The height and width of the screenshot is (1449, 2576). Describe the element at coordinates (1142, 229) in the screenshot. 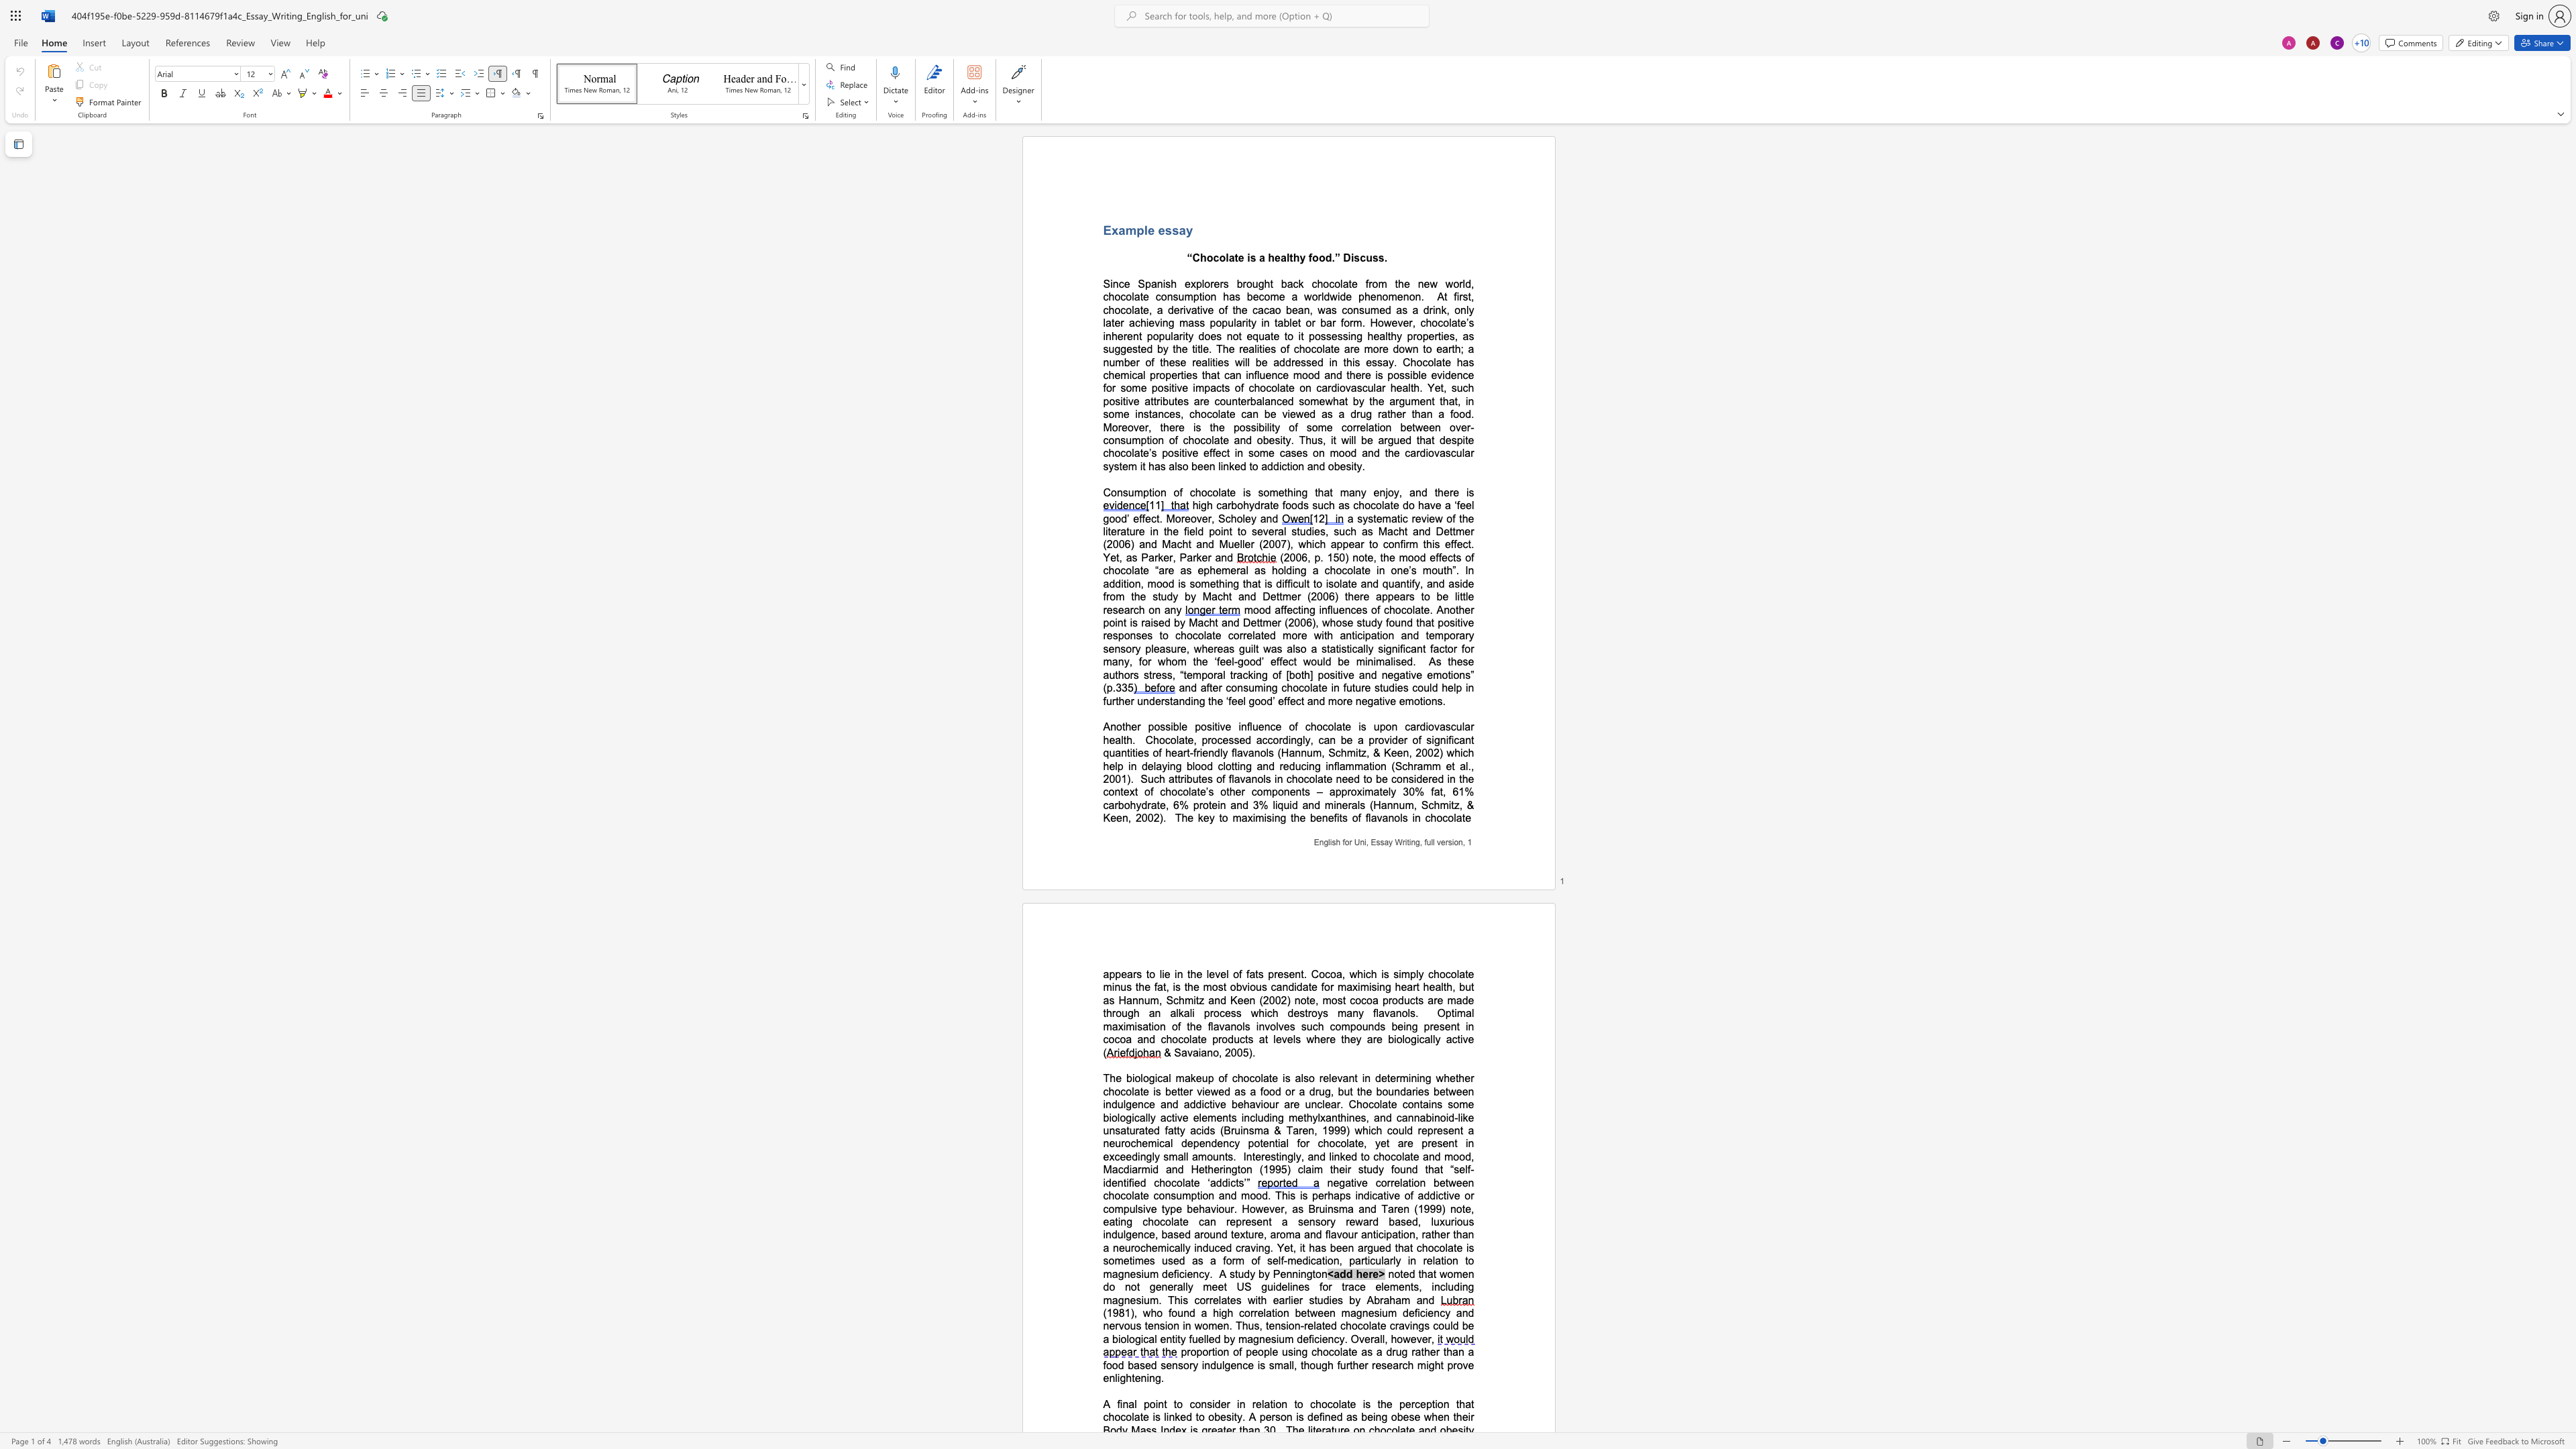

I see `the space between the continuous character "p" and "l" in the text` at that location.